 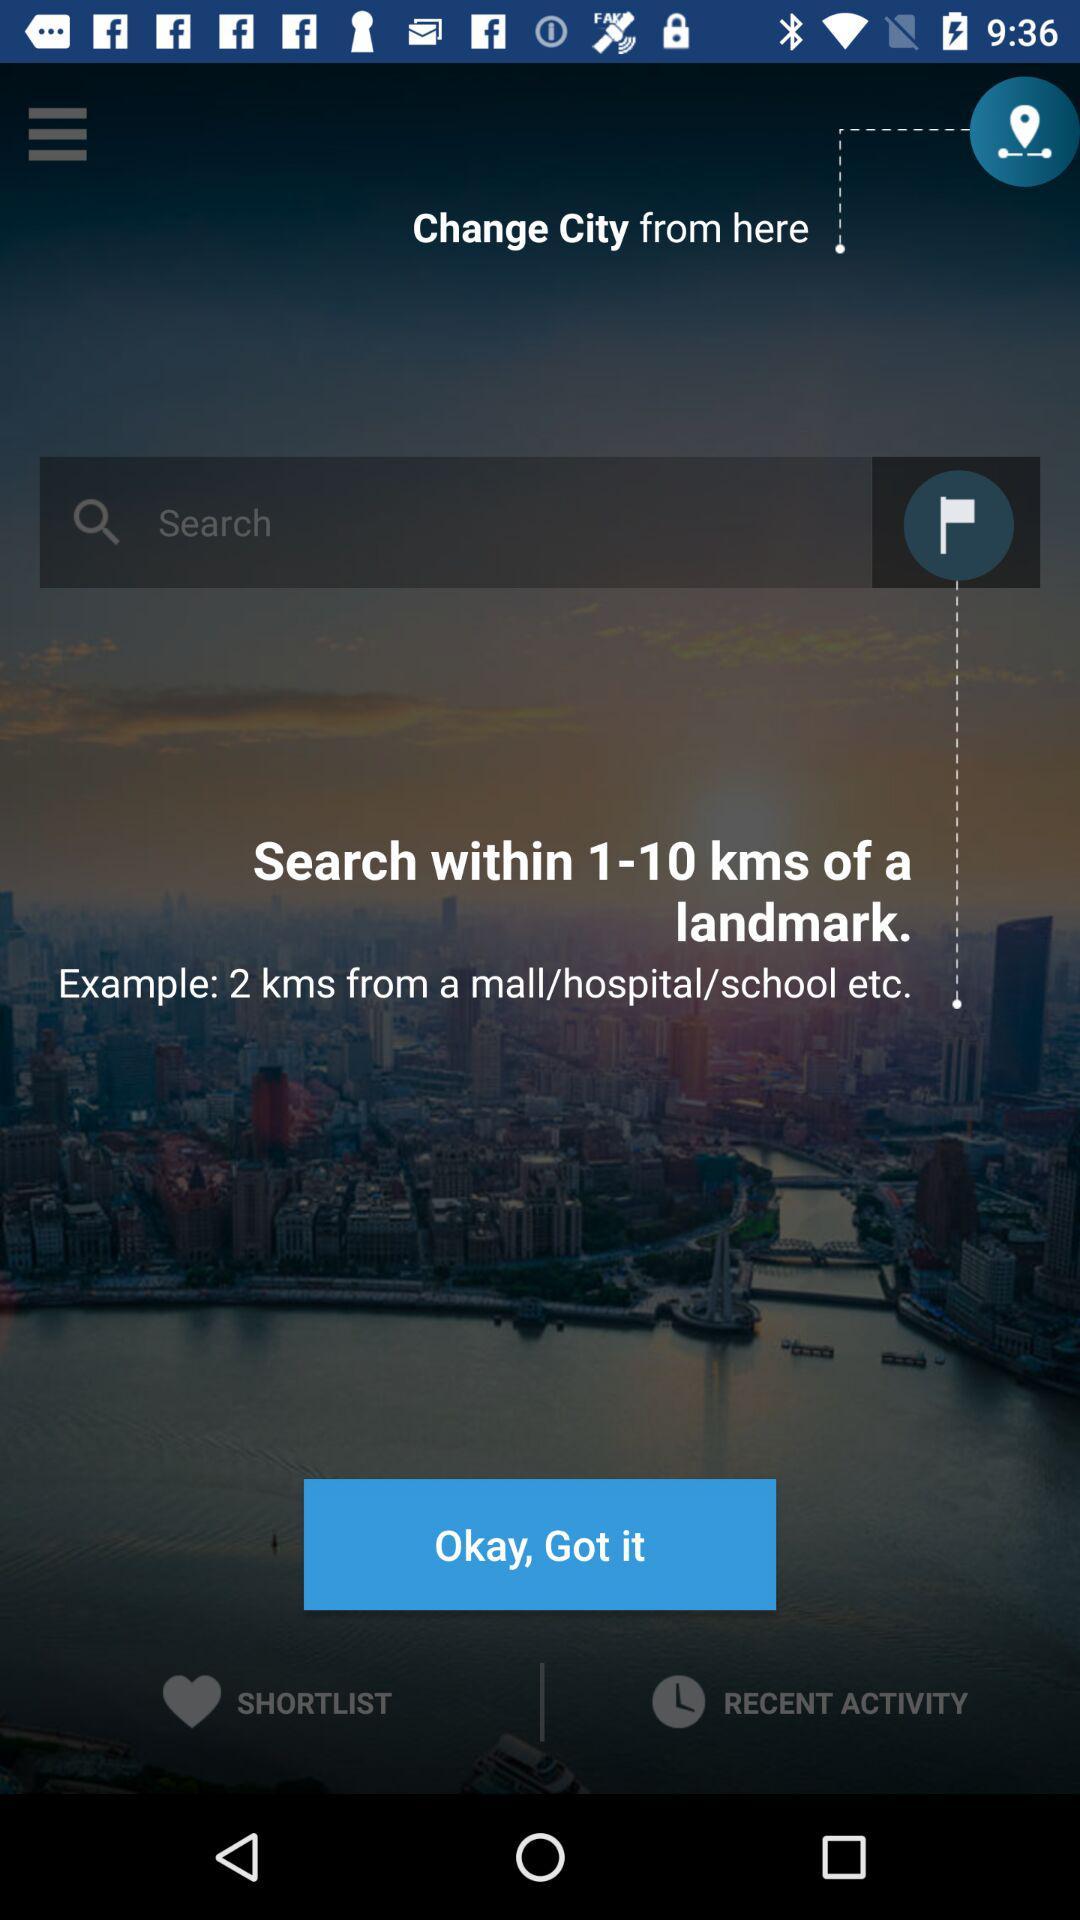 I want to click on the book icon, so click(x=955, y=522).